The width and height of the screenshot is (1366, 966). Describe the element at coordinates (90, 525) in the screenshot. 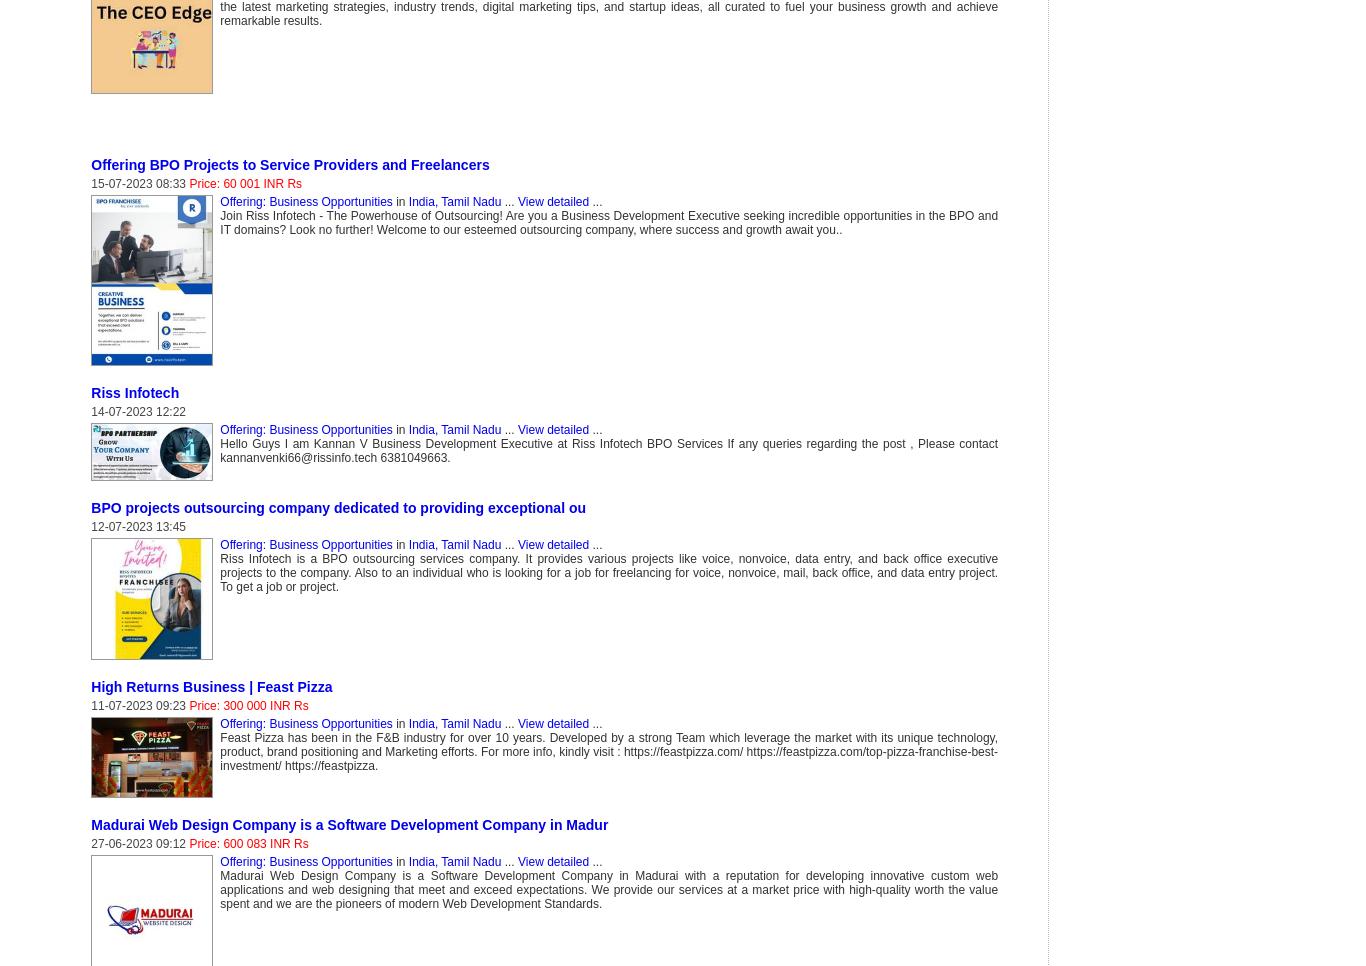

I see `'12-07-2023 13:45'` at that location.